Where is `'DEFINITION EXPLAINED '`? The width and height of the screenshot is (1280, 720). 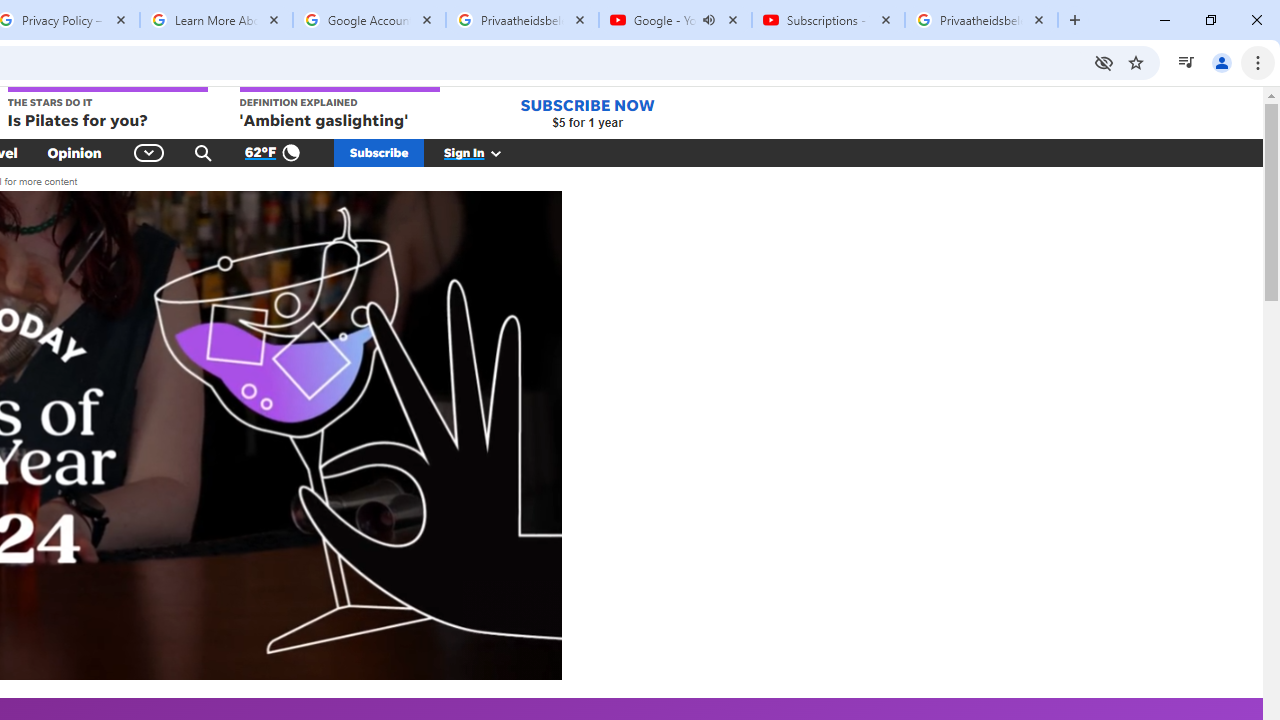
'DEFINITION EXPLAINED ' is located at coordinates (339, 109).